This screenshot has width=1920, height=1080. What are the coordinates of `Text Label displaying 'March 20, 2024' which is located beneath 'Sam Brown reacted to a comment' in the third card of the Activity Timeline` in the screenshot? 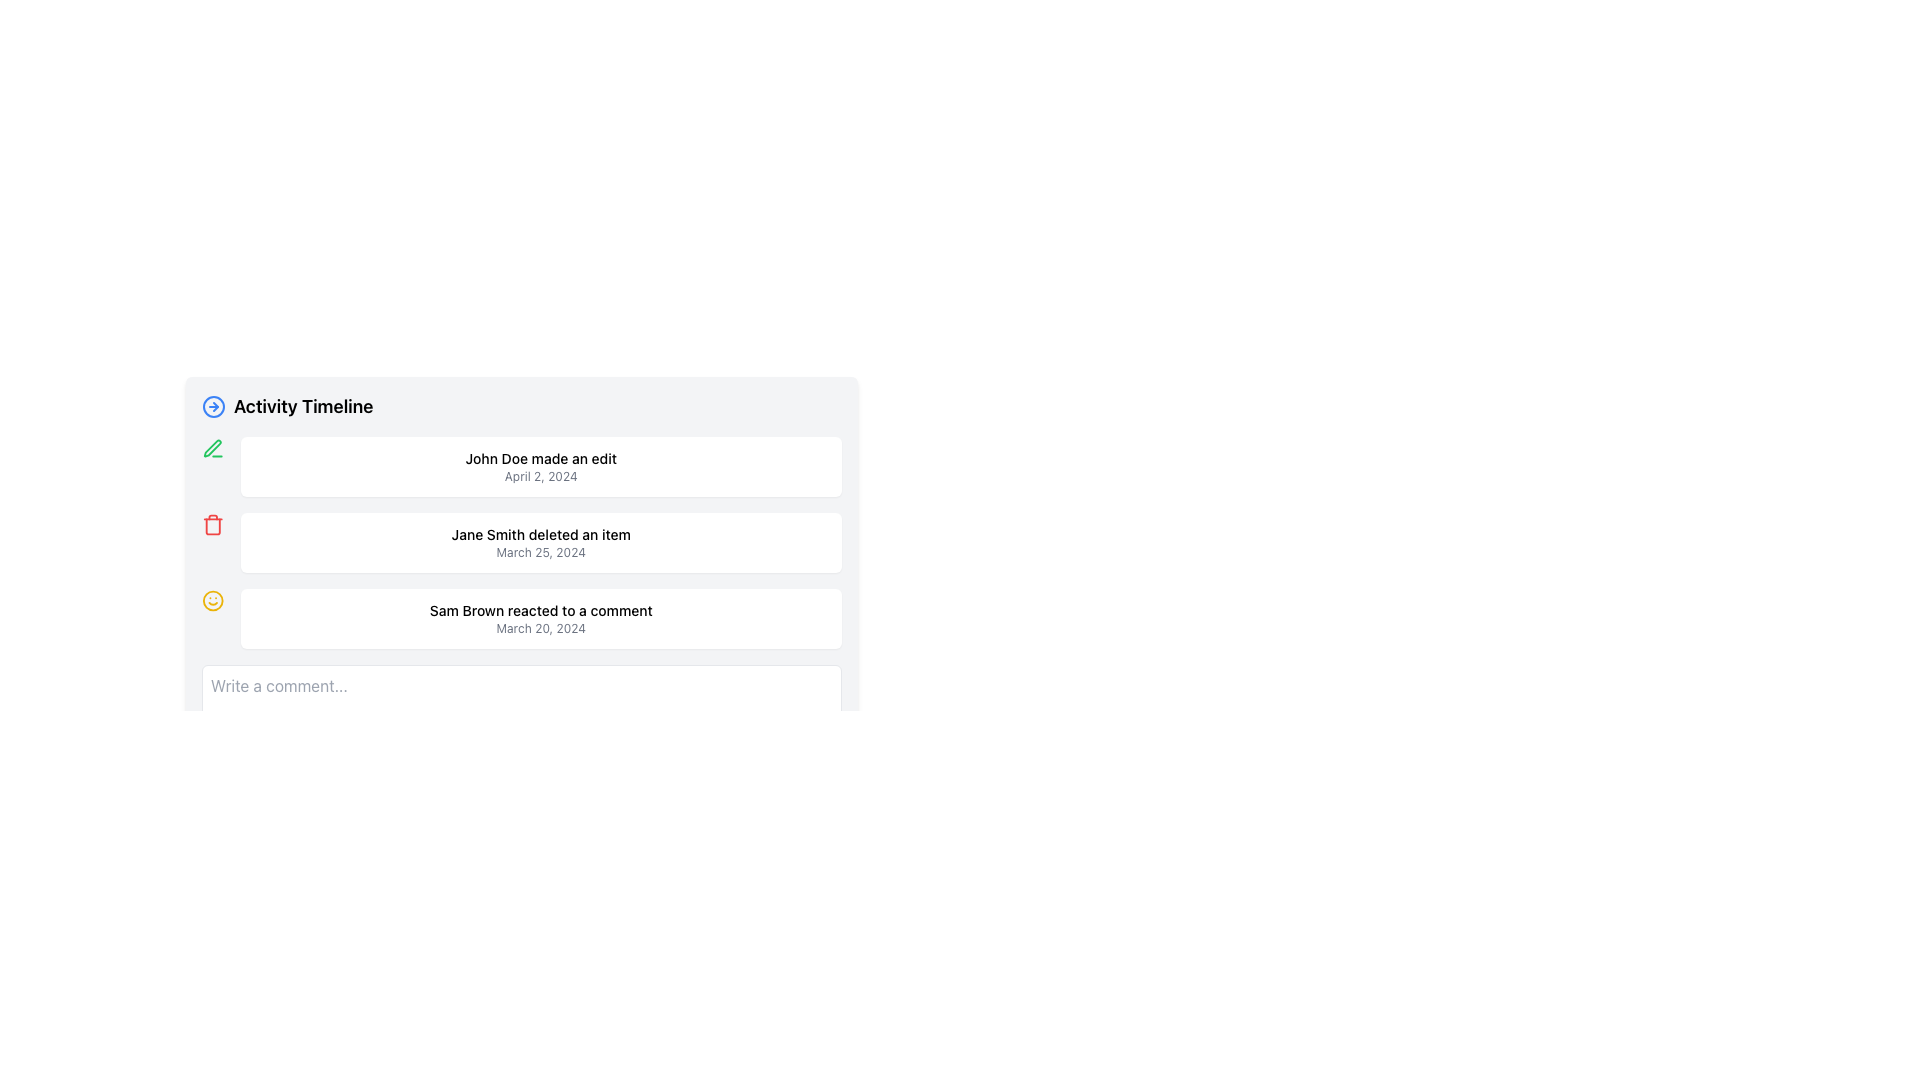 It's located at (541, 627).